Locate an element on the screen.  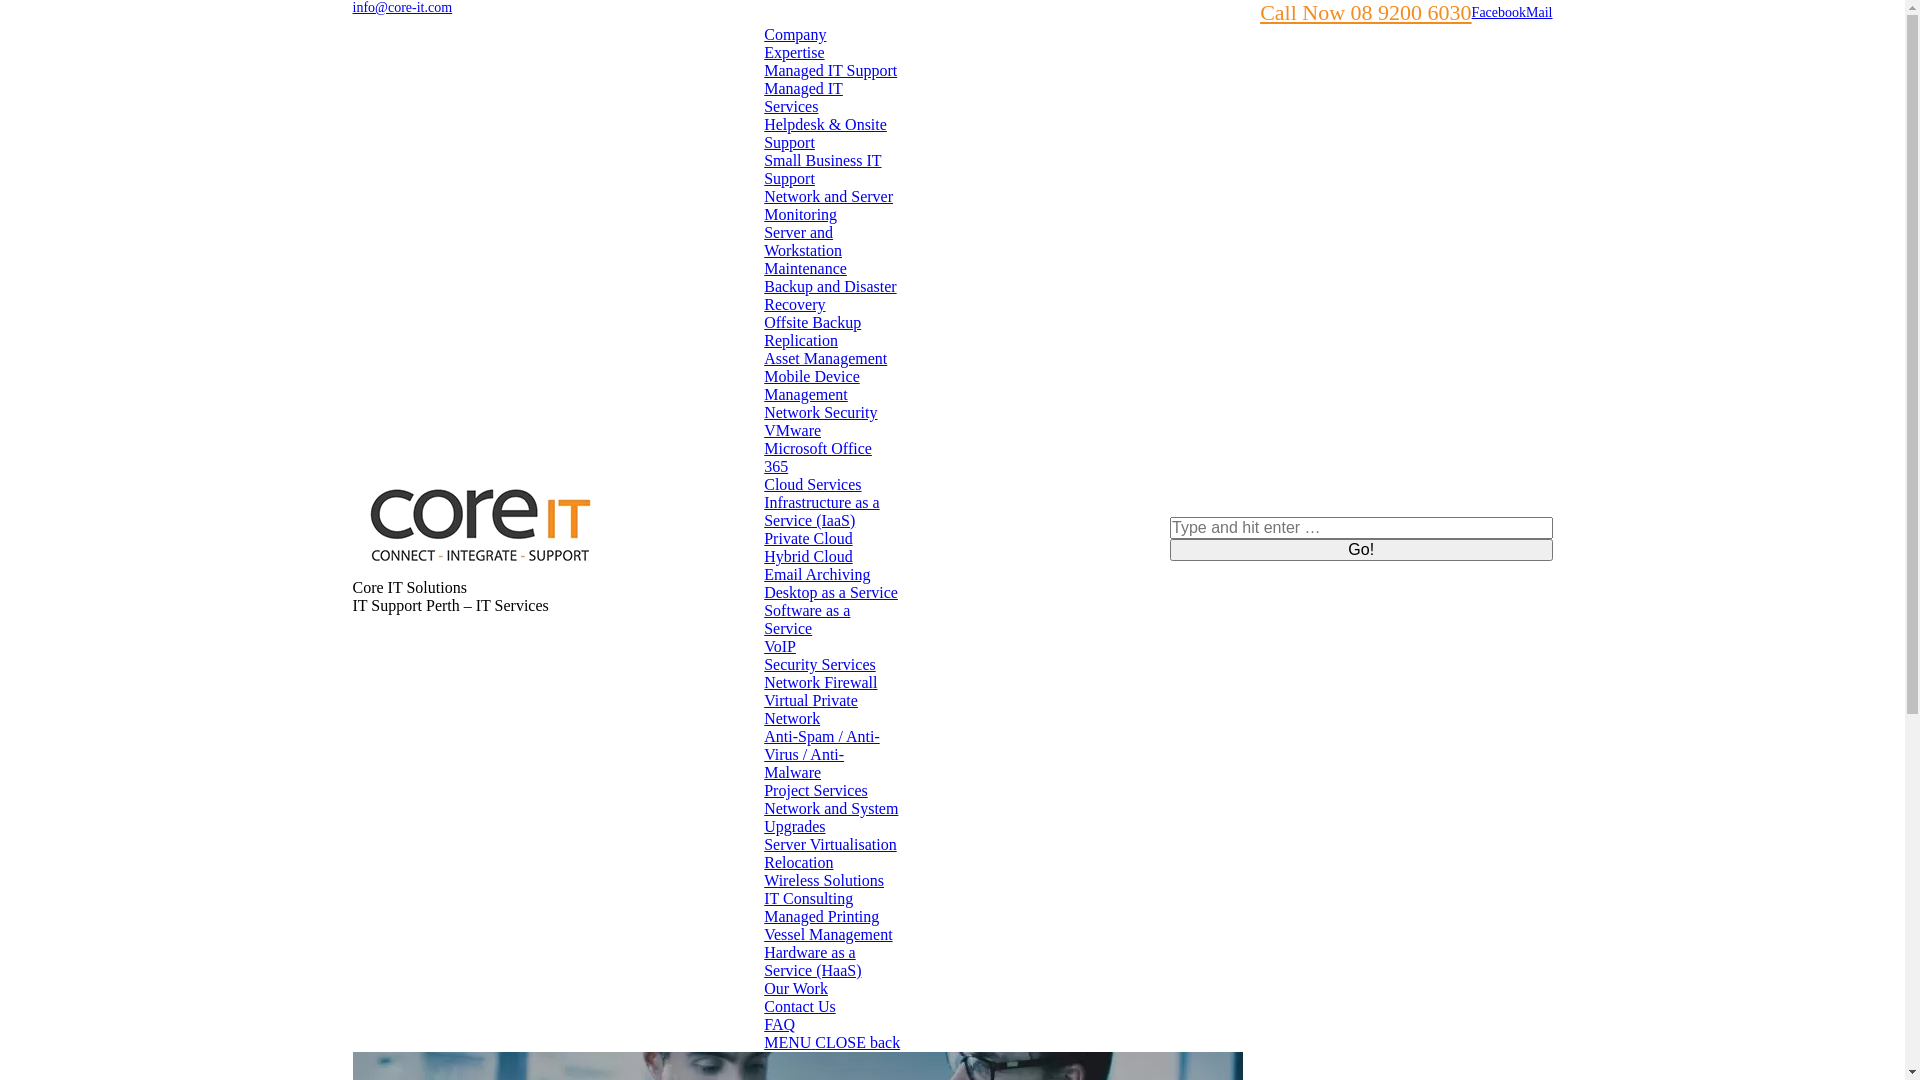
'Our Work' is located at coordinates (762, 987).